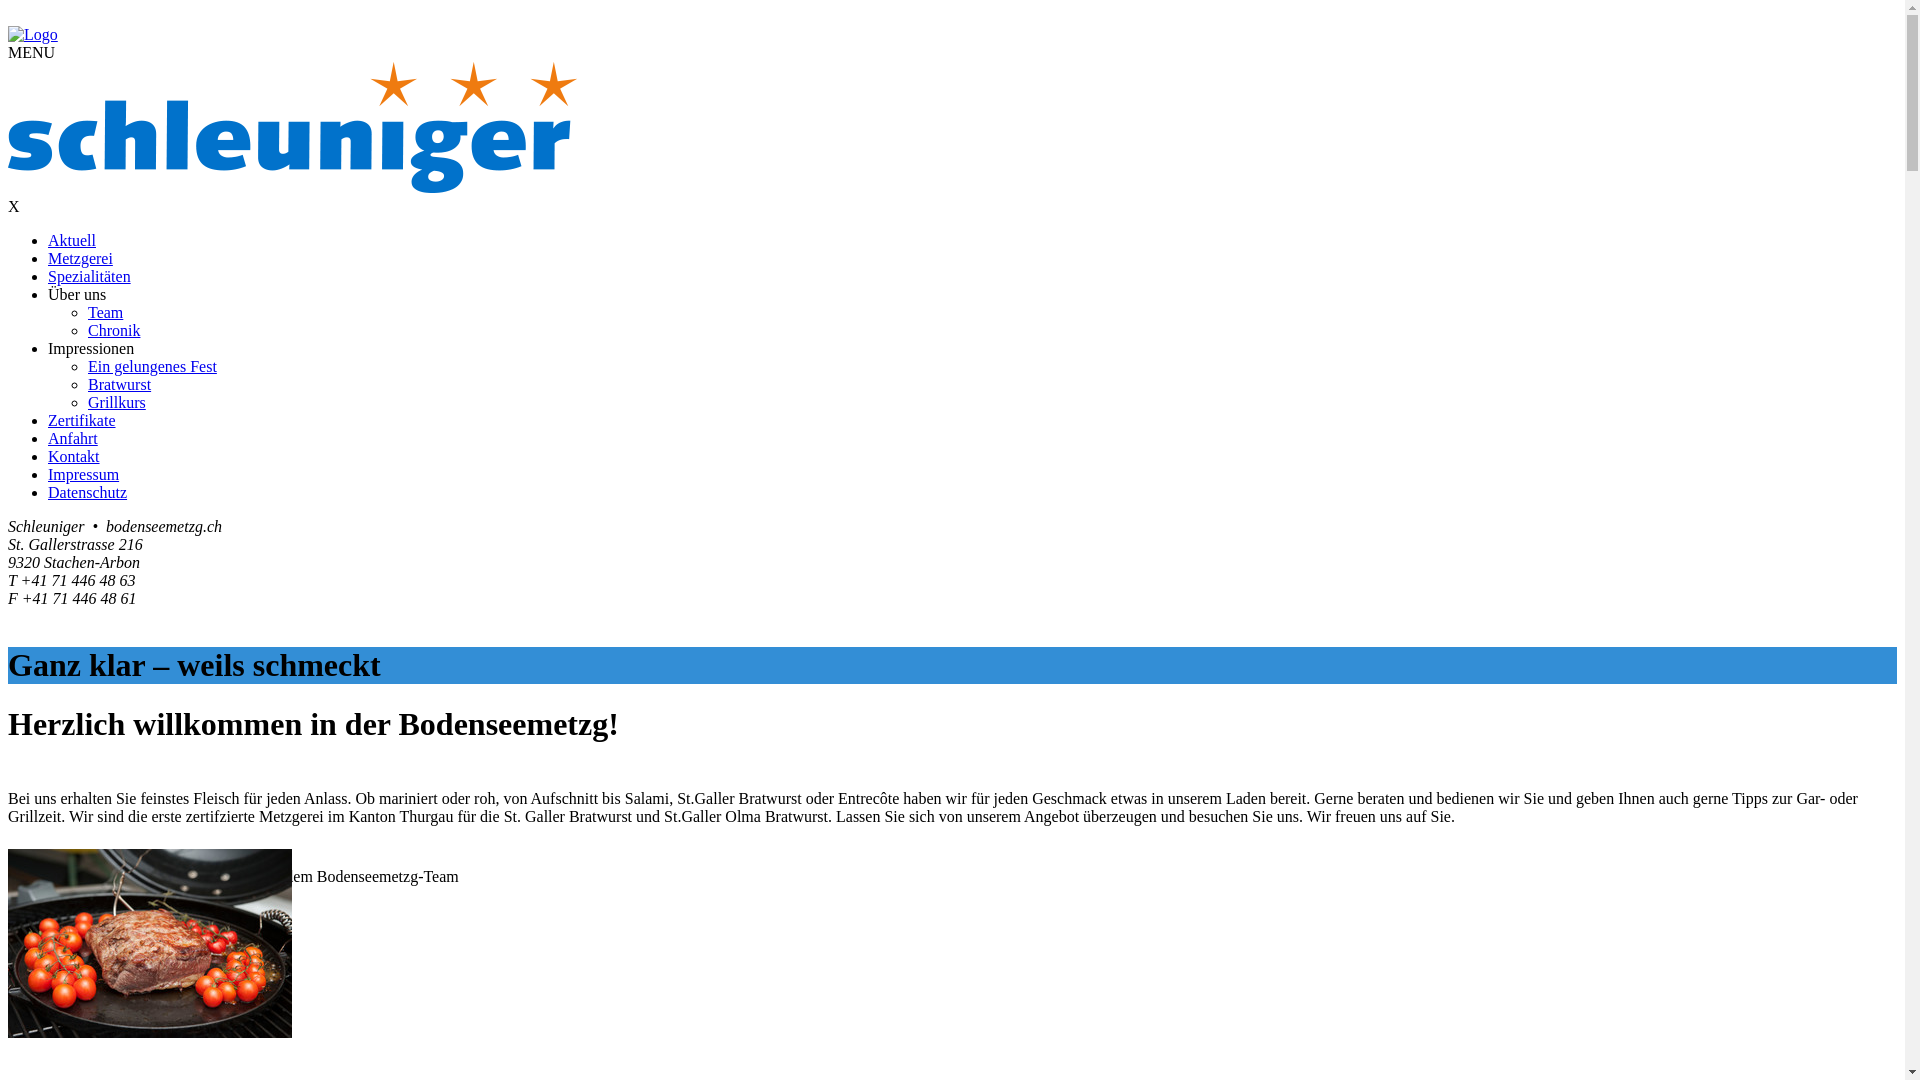 This screenshot has width=1920, height=1080. Describe the element at coordinates (115, 402) in the screenshot. I see `'Grillkurs'` at that location.